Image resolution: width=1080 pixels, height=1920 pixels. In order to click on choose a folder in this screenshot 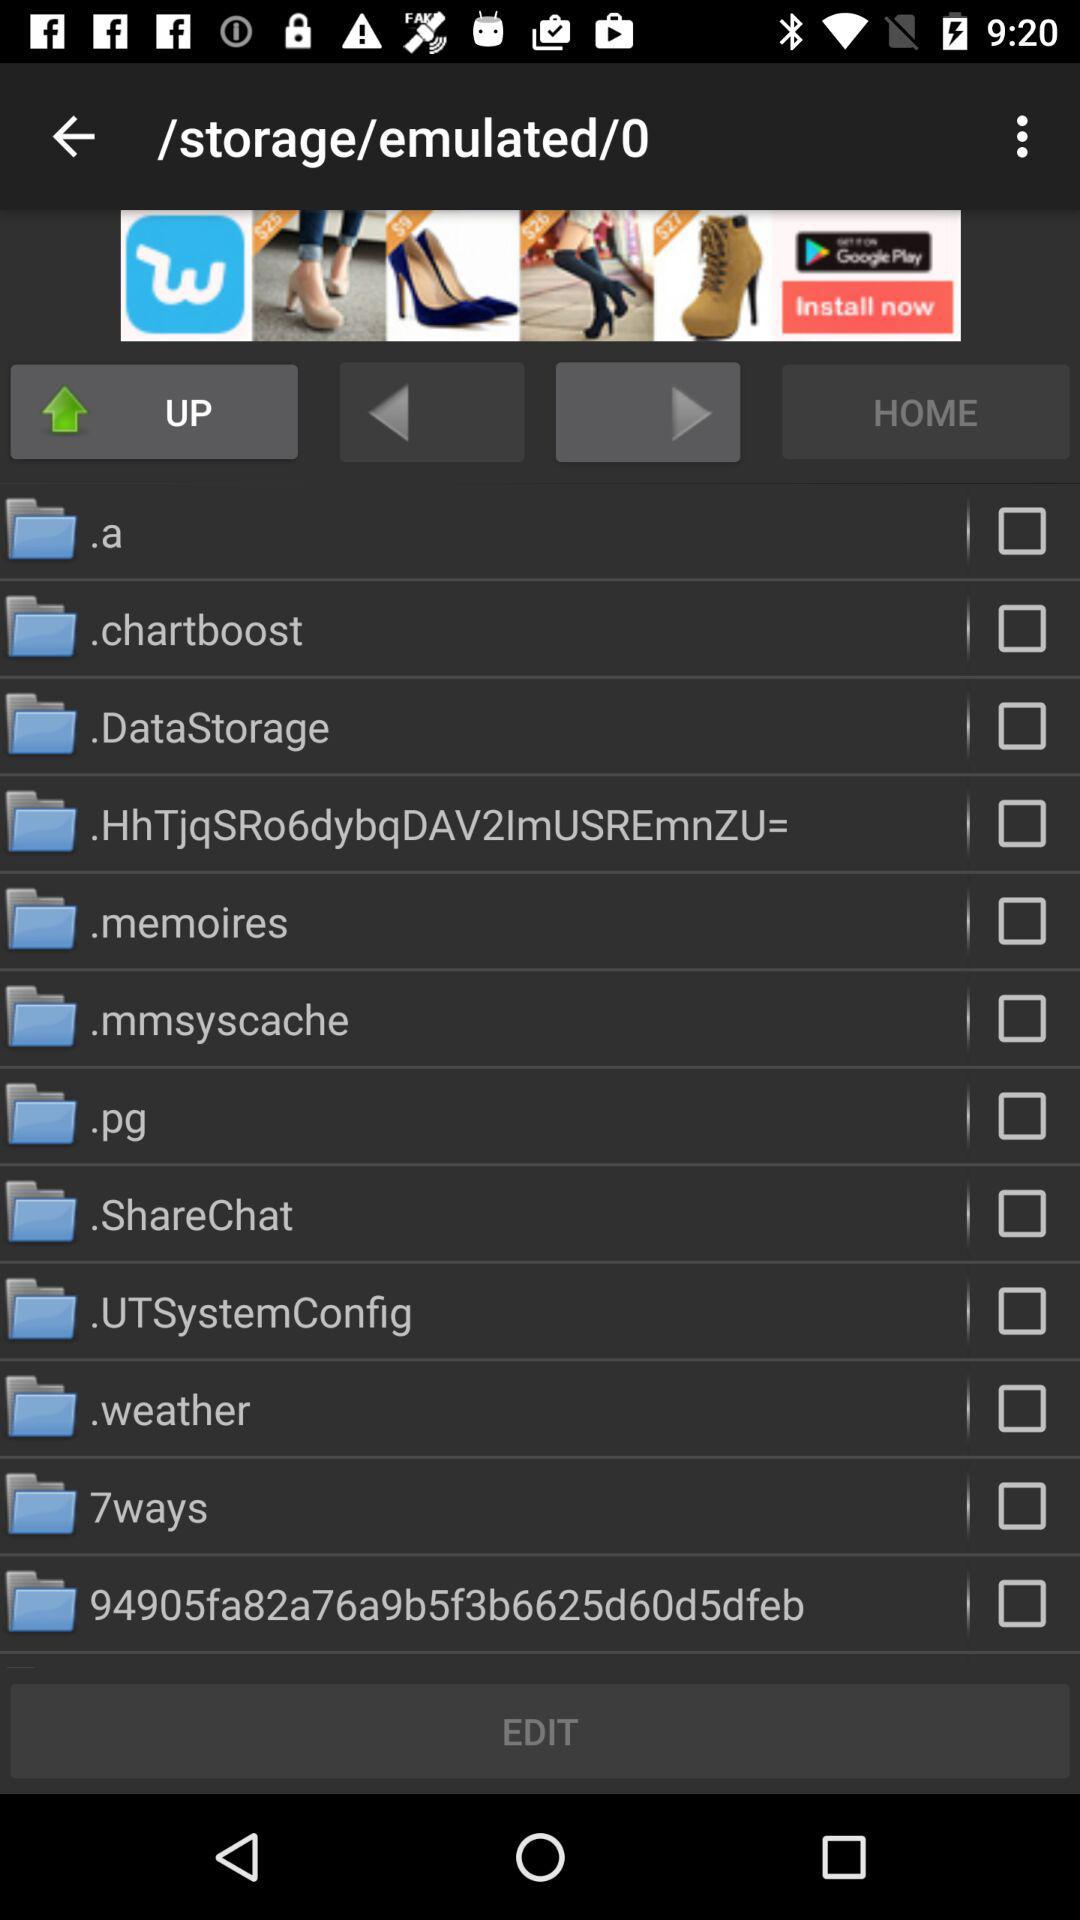, I will do `click(1024, 1115)`.